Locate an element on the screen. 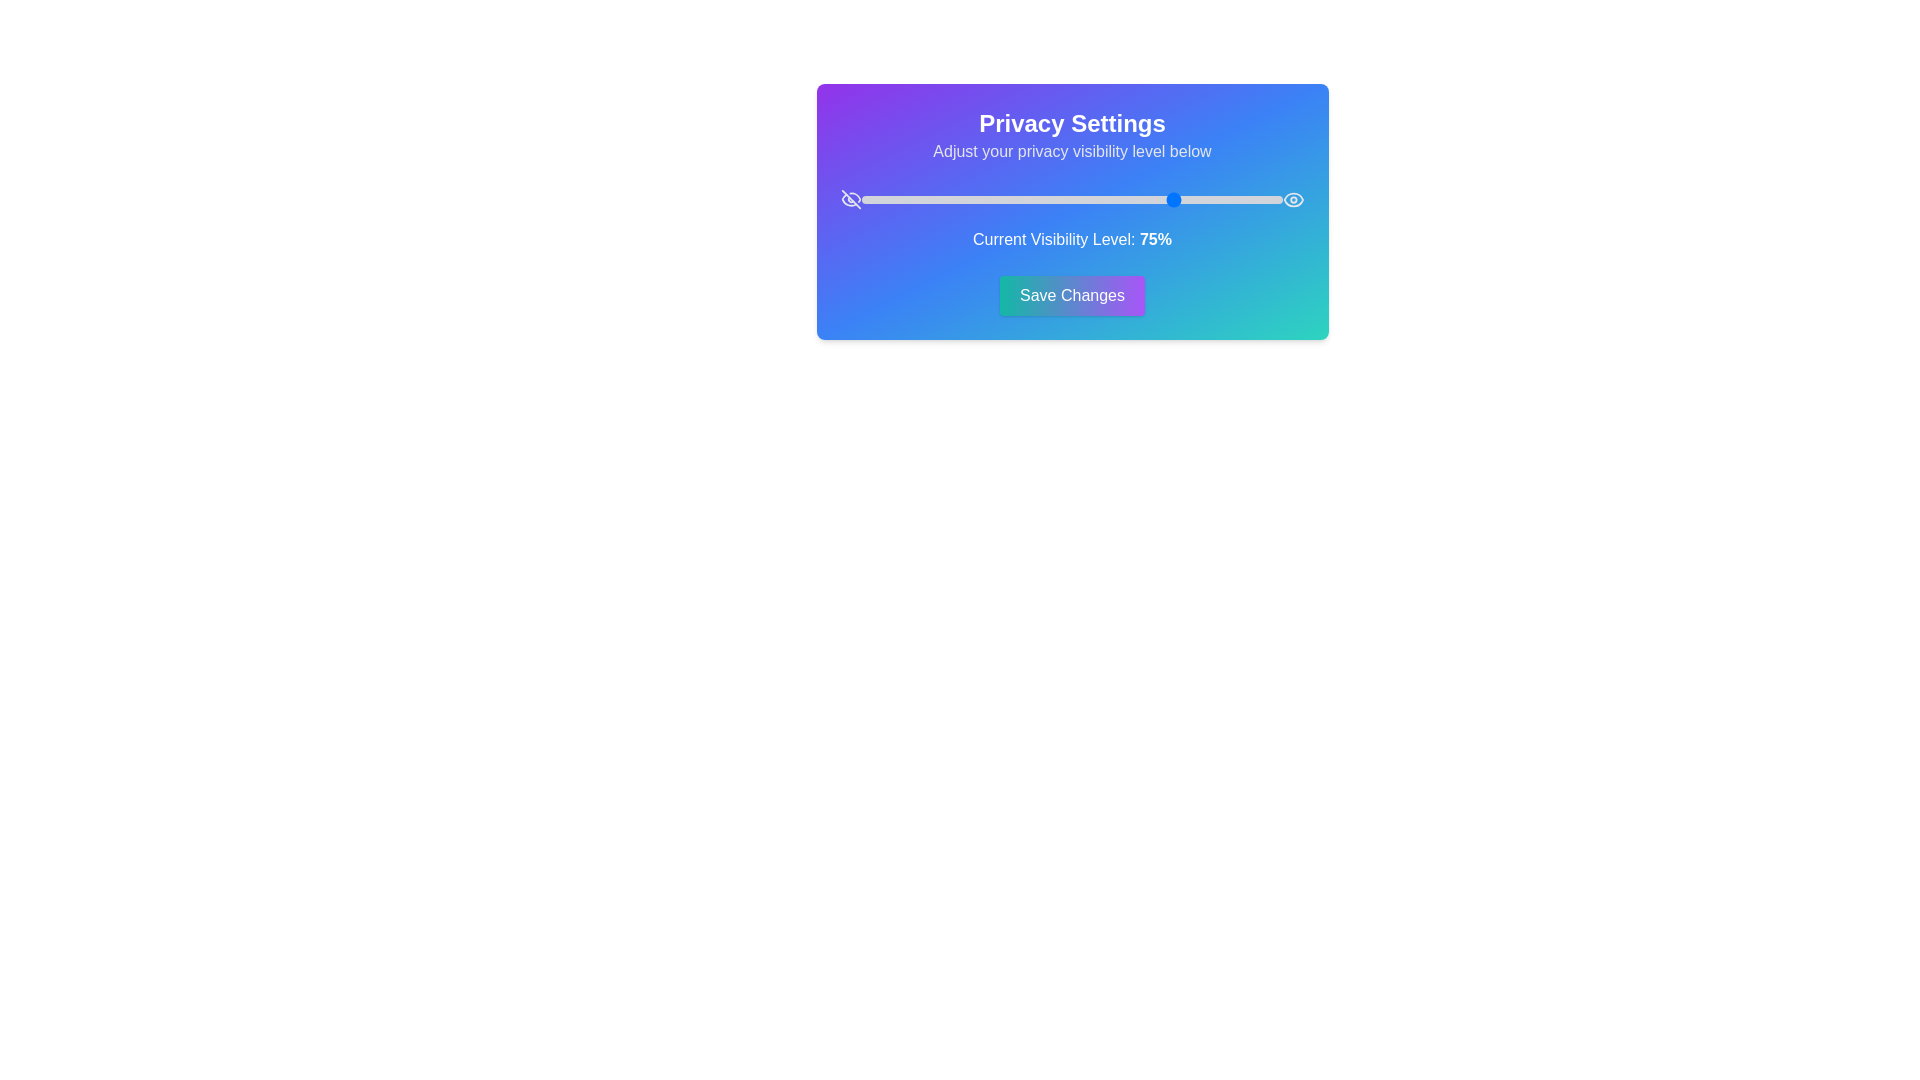 The image size is (1920, 1080). the icon EyeOff to explore its interactivity is located at coordinates (851, 200).